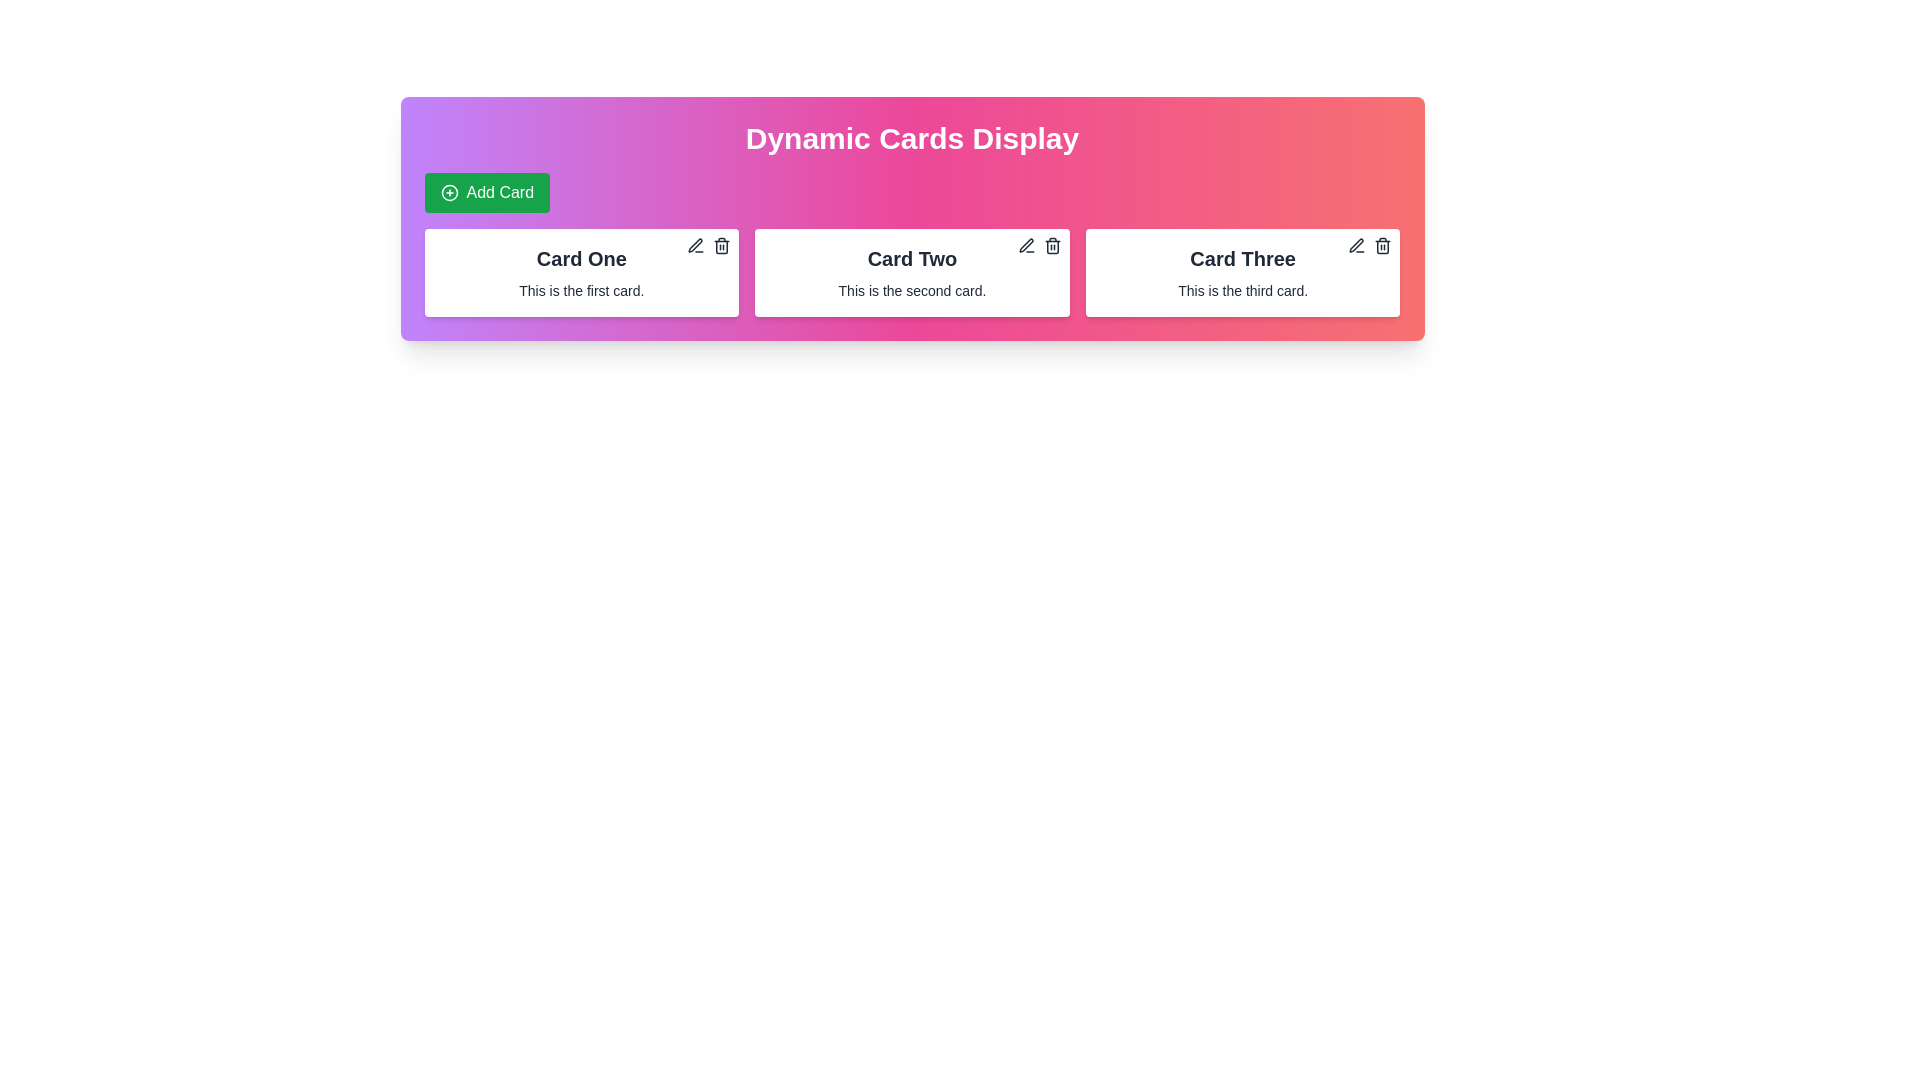 This screenshot has height=1080, width=1920. Describe the element at coordinates (1369, 245) in the screenshot. I see `the Interactive Control Group located in the top-right corner of 'Card Three'` at that location.